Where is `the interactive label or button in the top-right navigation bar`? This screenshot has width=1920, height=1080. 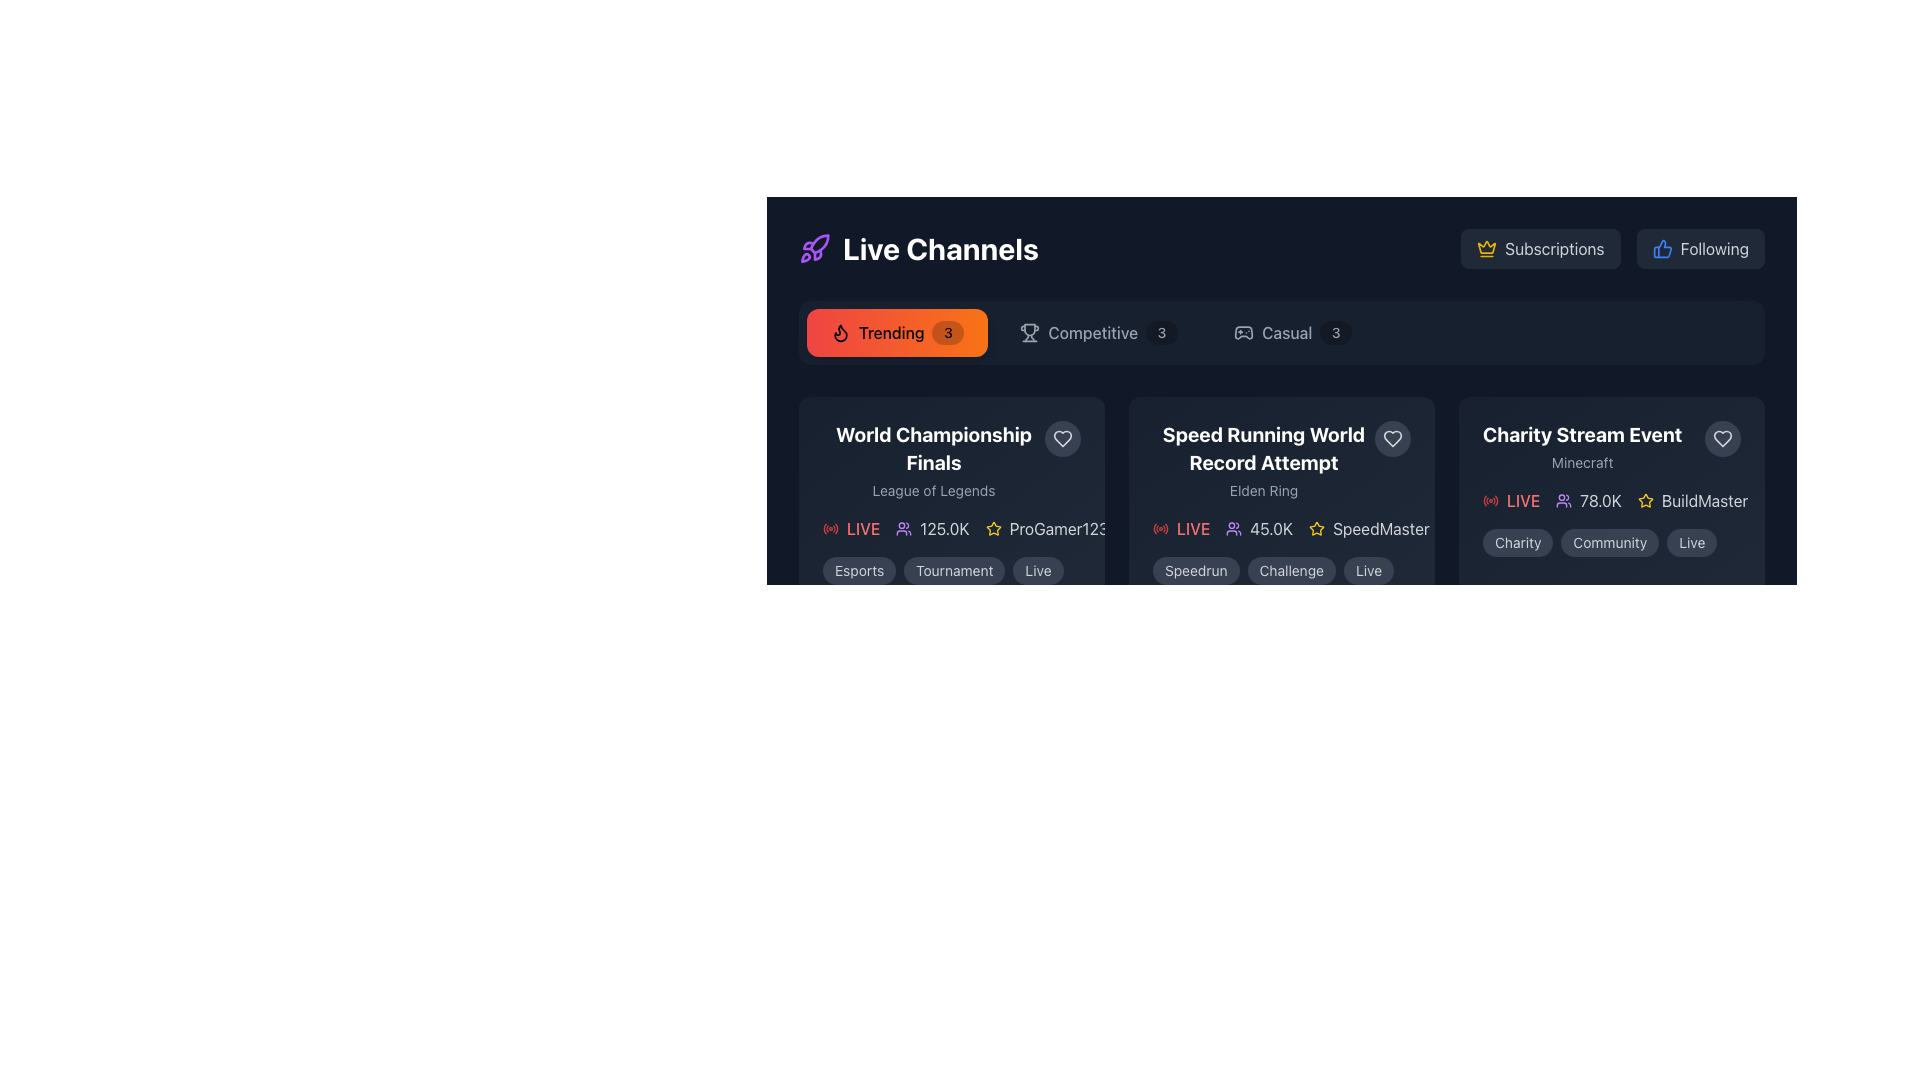
the interactive label or button in the top-right navigation bar is located at coordinates (1553, 248).